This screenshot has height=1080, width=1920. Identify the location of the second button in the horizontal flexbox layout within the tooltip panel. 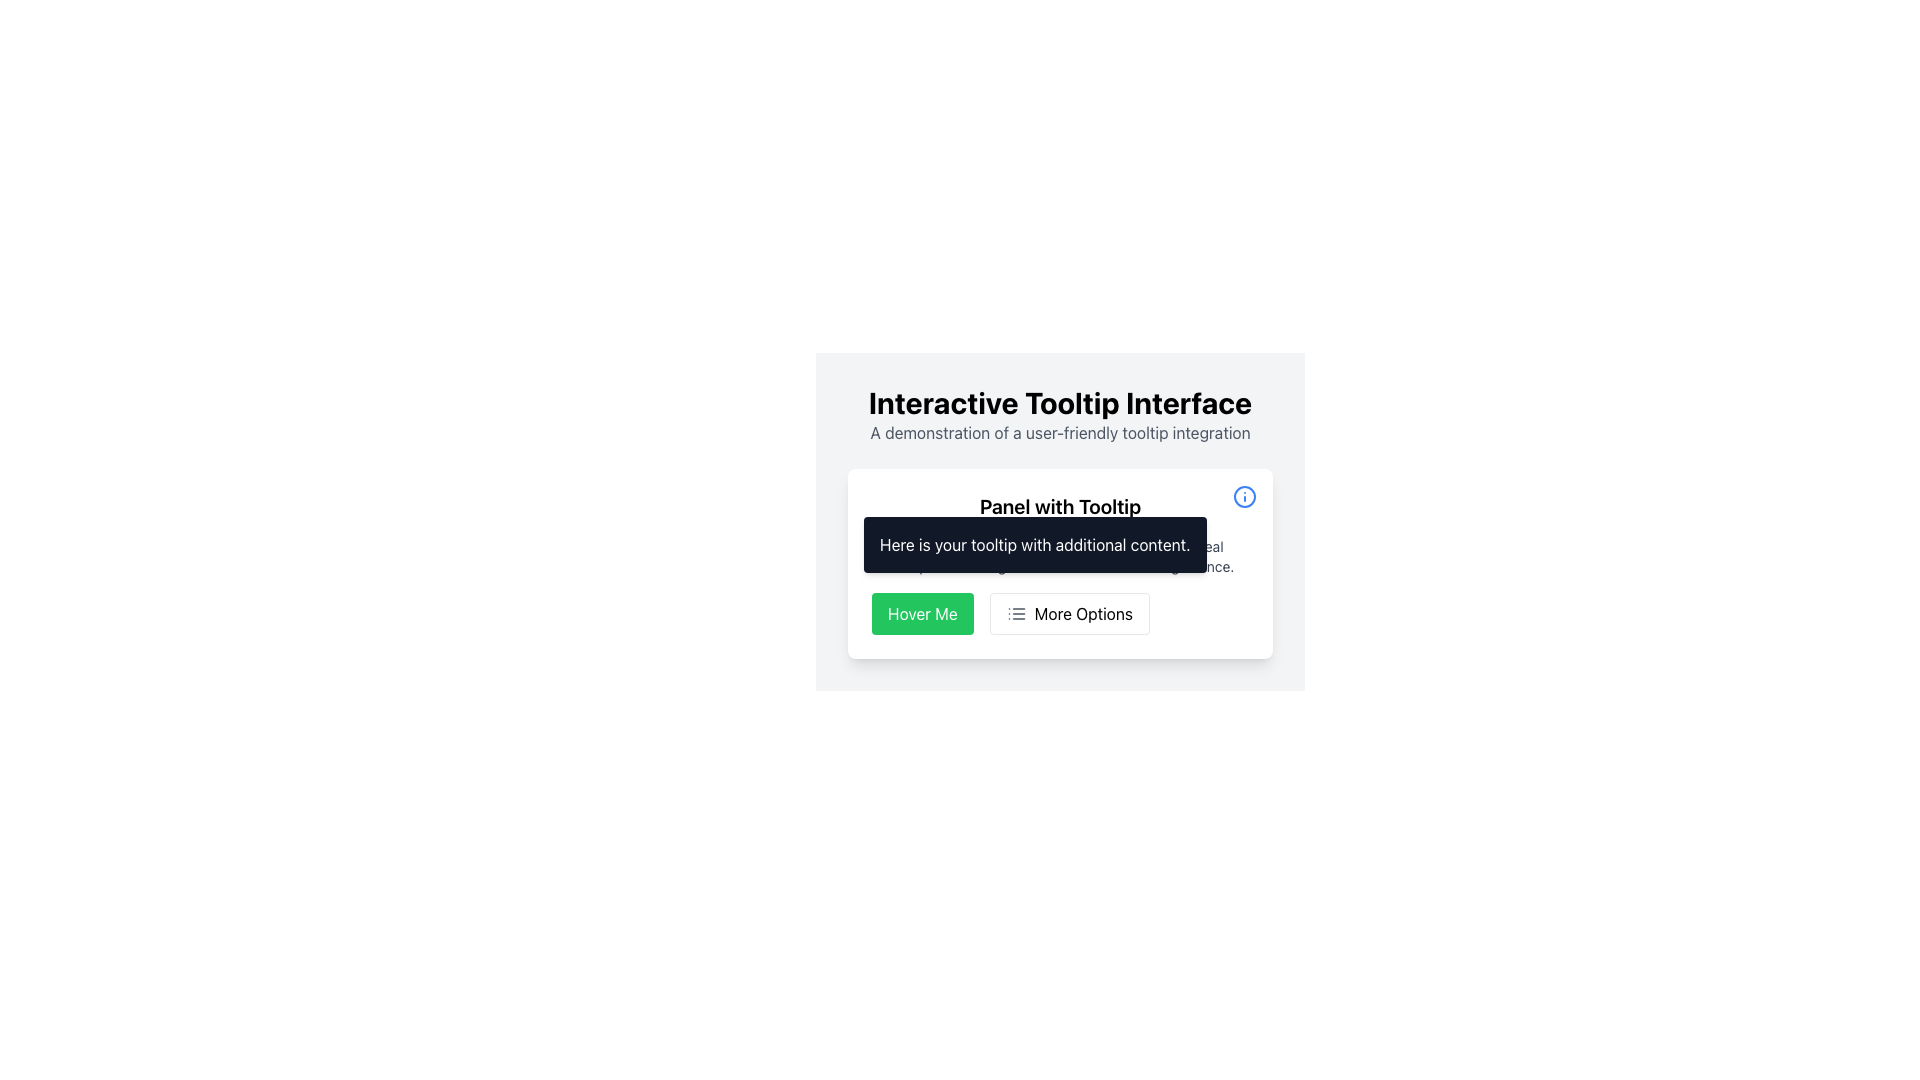
(1059, 612).